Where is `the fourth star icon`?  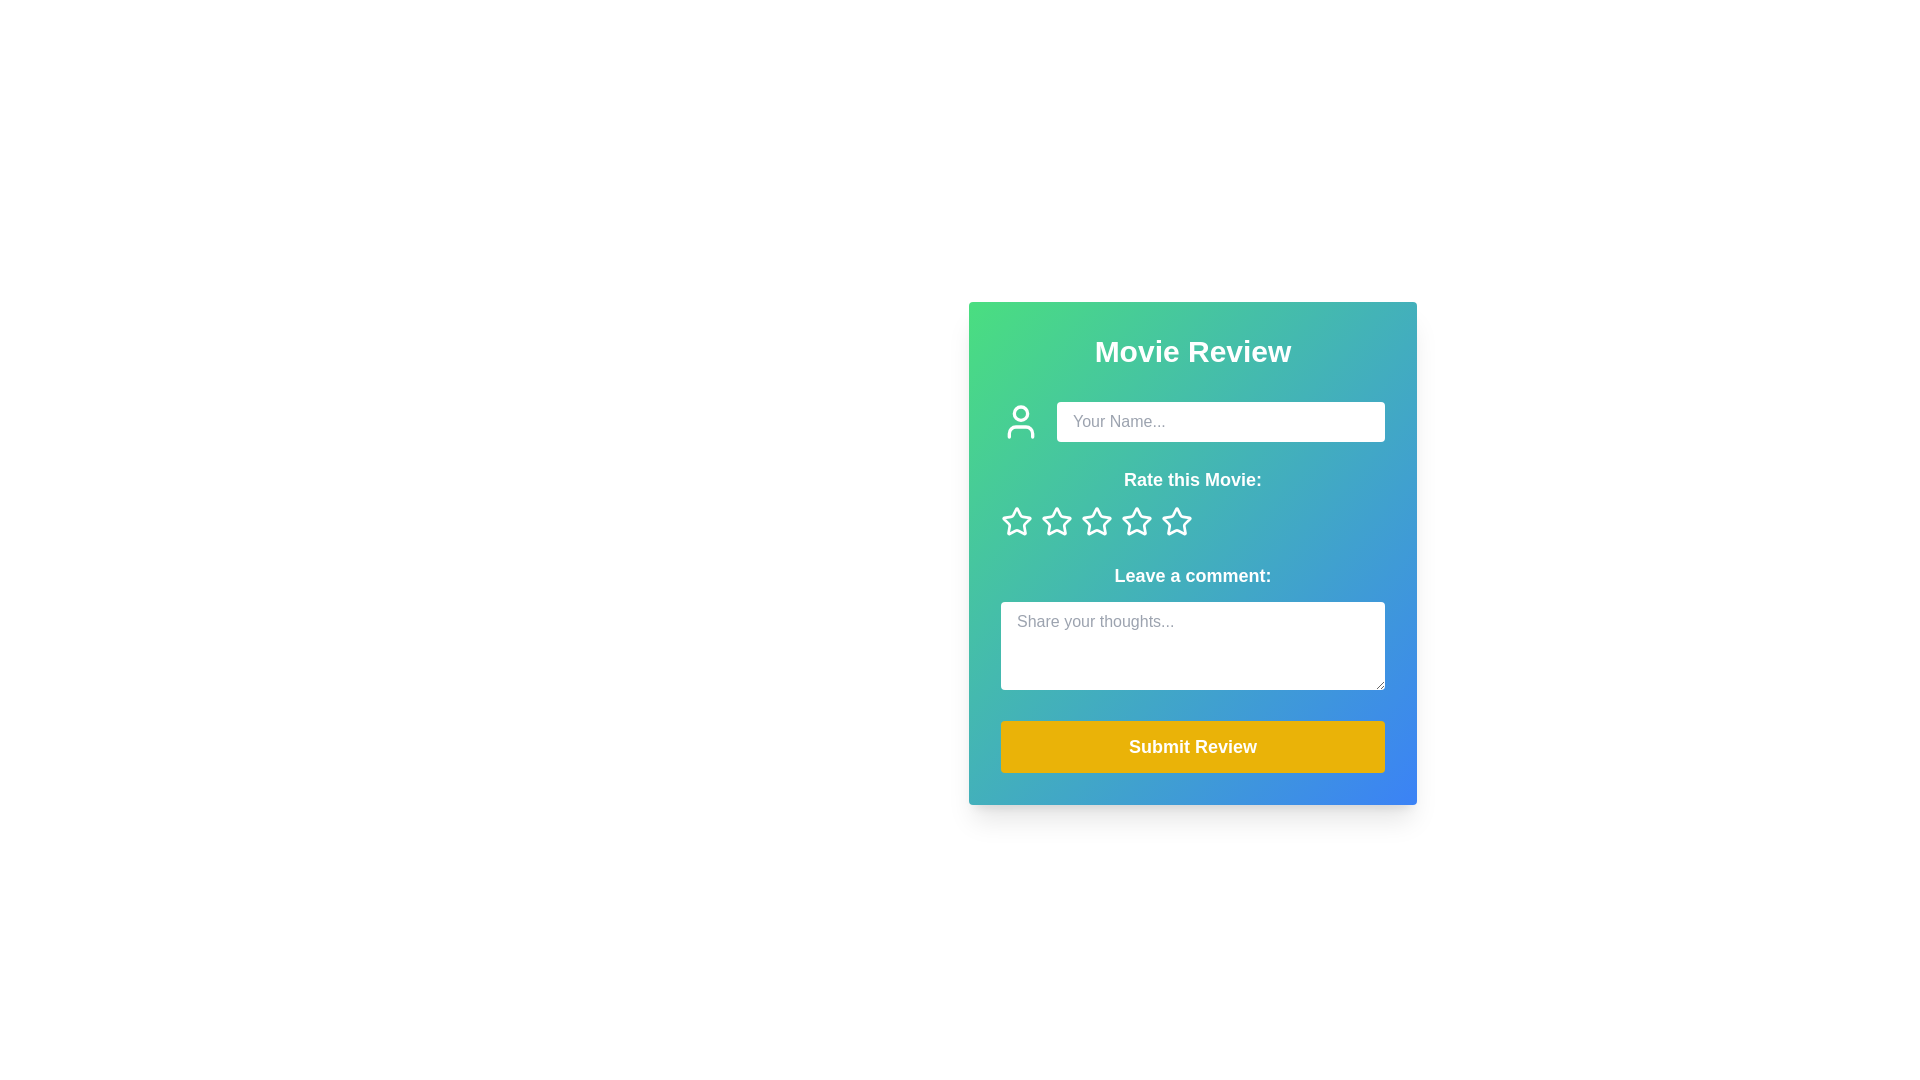 the fourth star icon is located at coordinates (1176, 520).